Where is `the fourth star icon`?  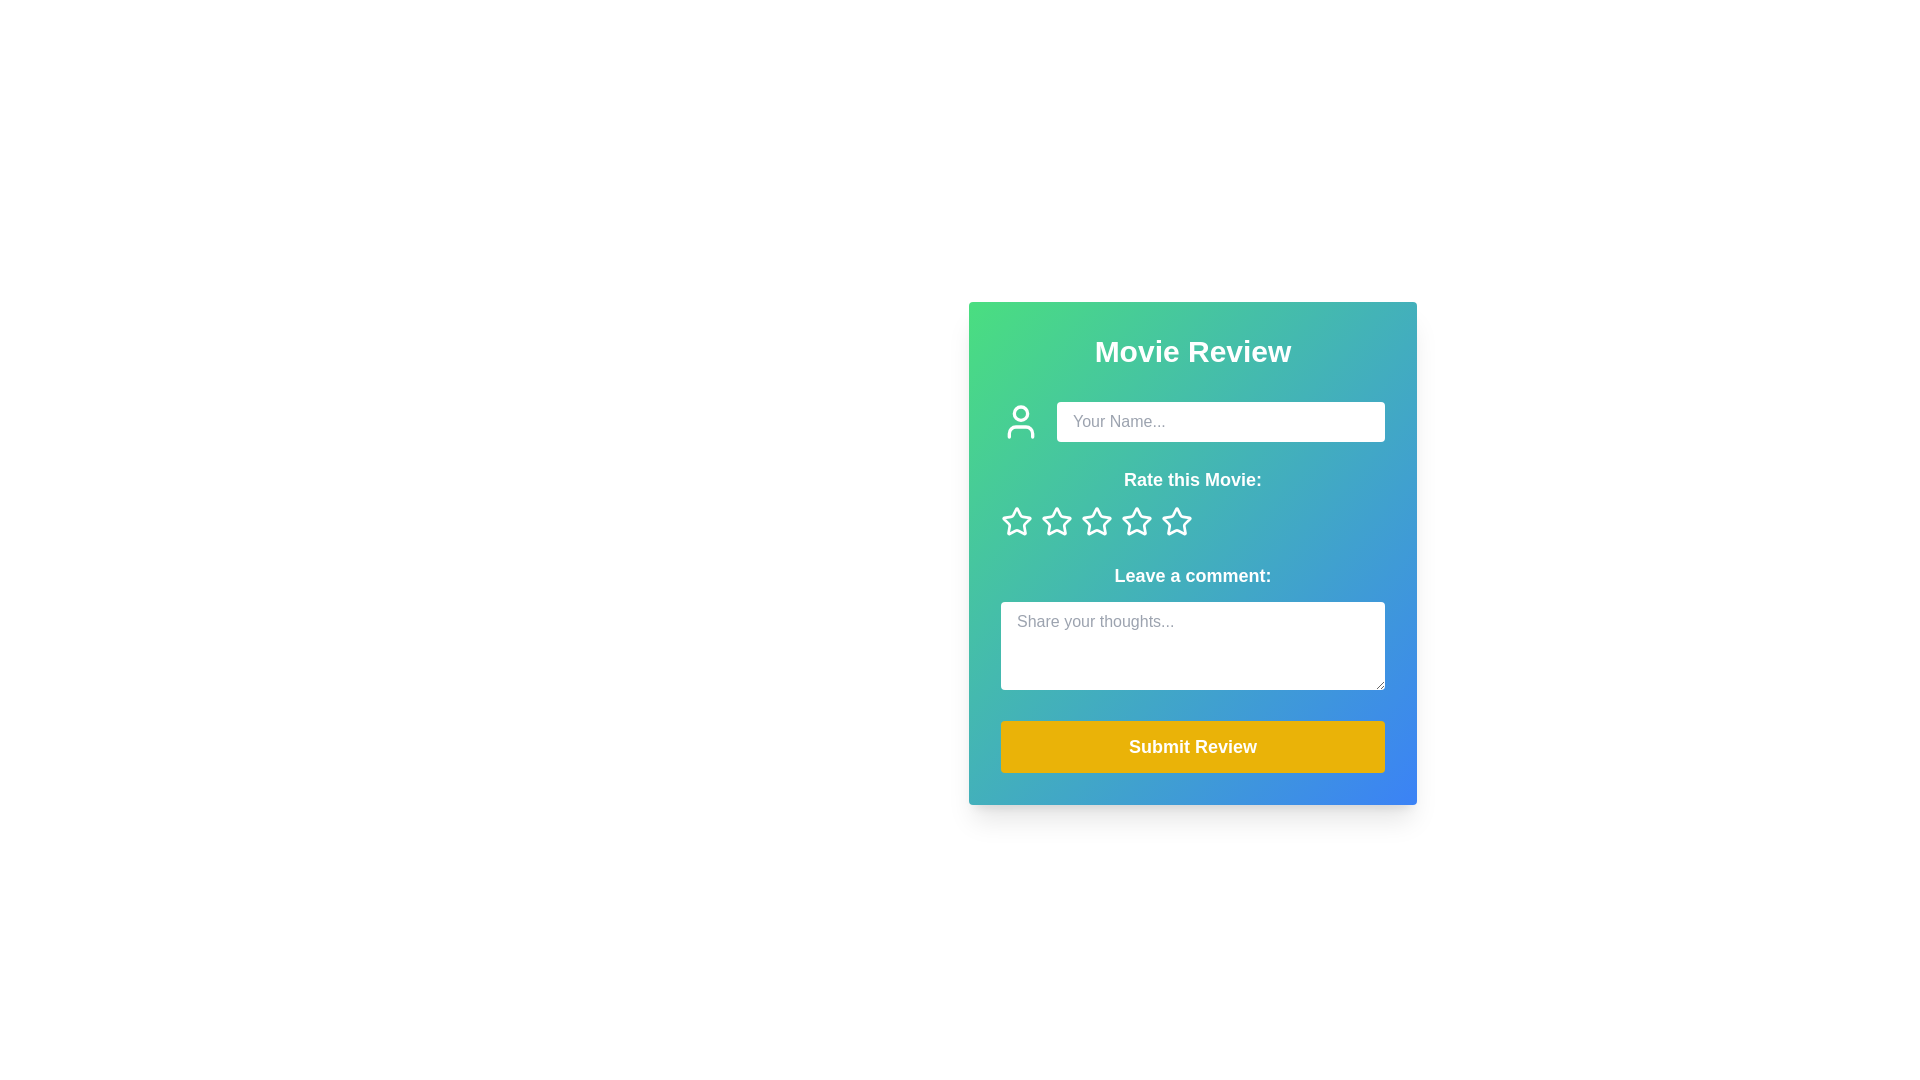 the fourth star icon is located at coordinates (1176, 520).